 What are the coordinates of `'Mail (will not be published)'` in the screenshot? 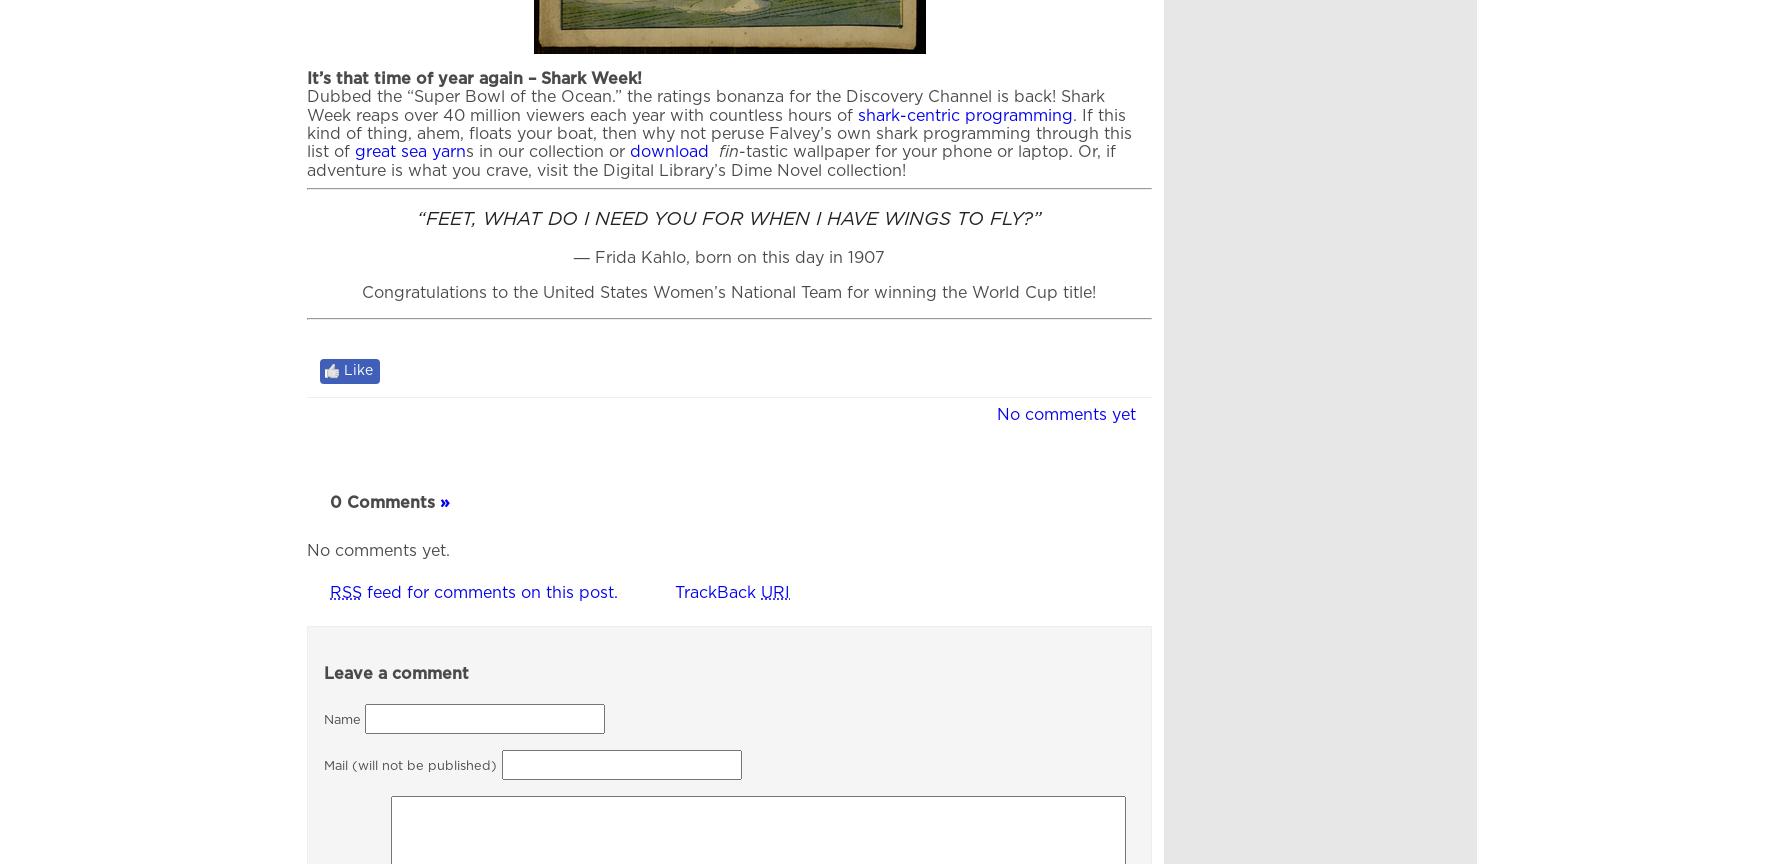 It's located at (409, 765).